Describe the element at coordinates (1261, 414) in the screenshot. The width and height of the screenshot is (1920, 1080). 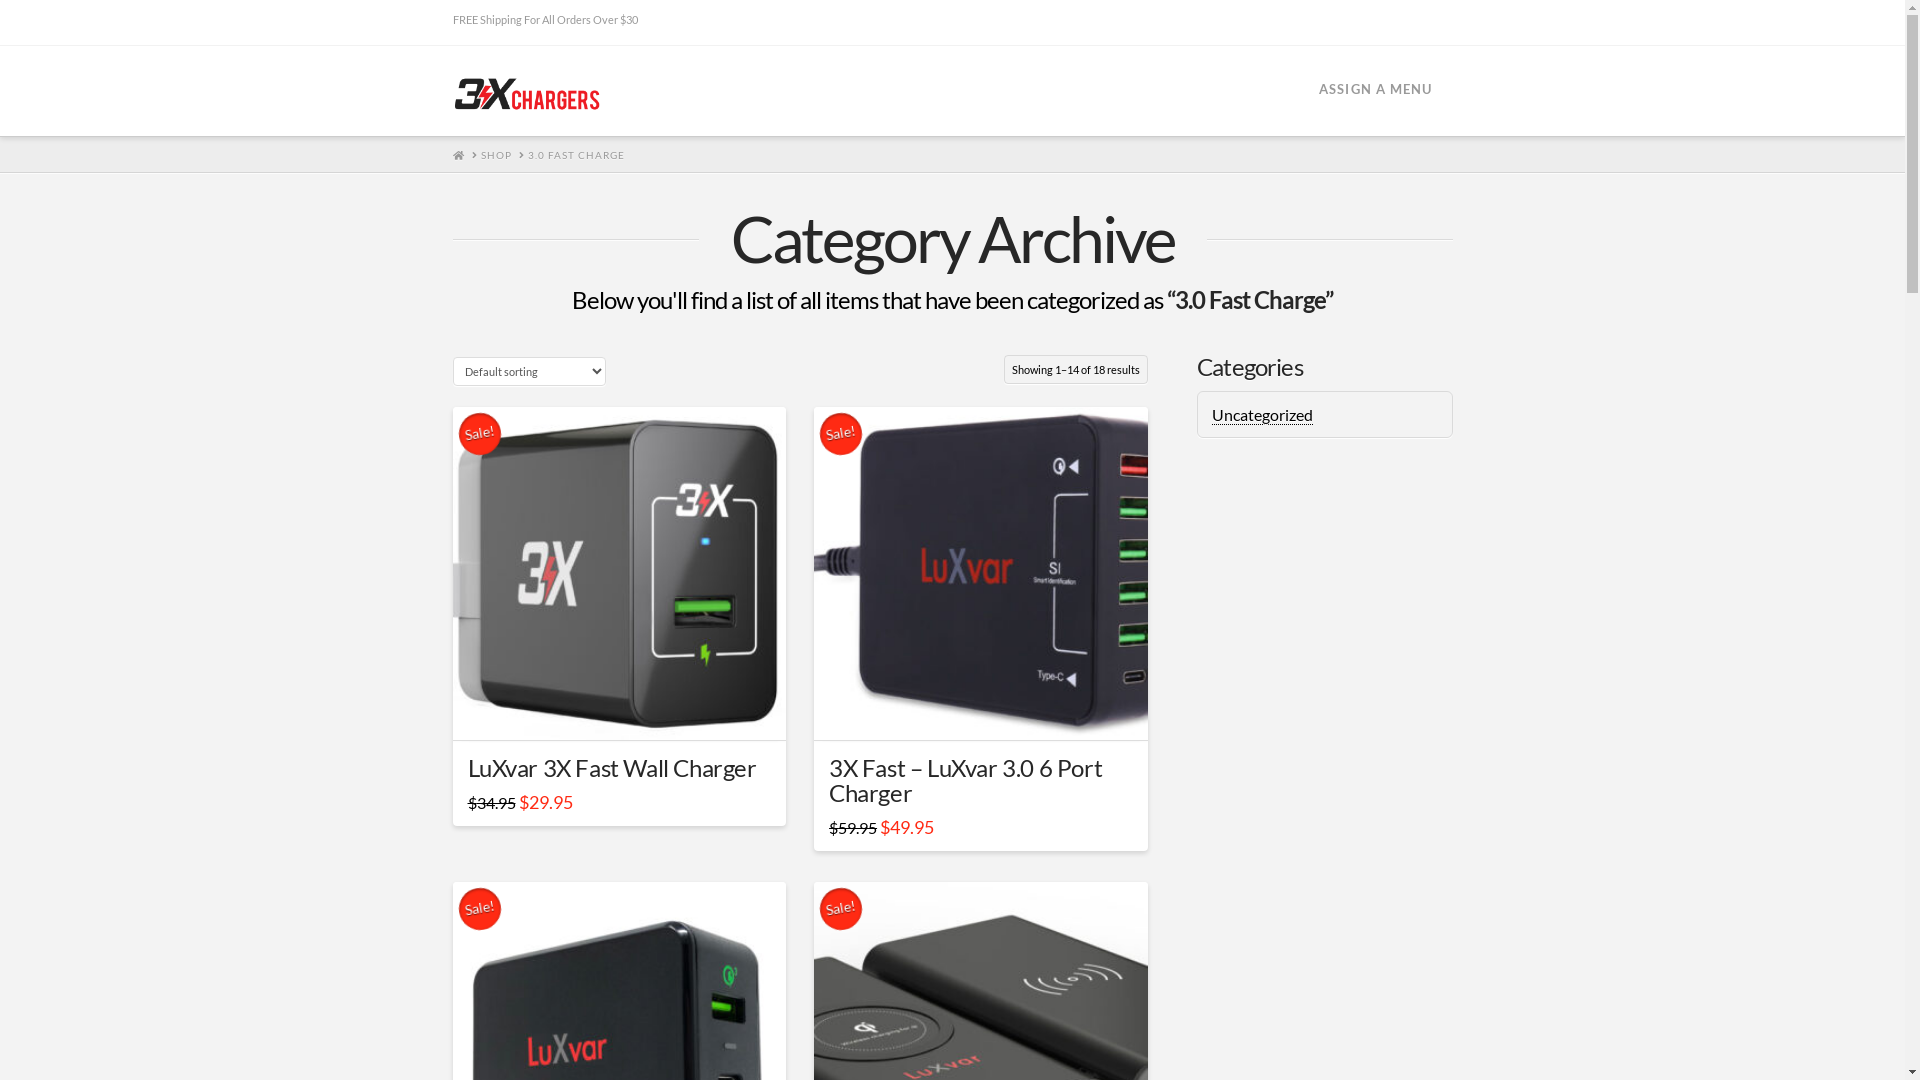
I see `'Uncategorized'` at that location.